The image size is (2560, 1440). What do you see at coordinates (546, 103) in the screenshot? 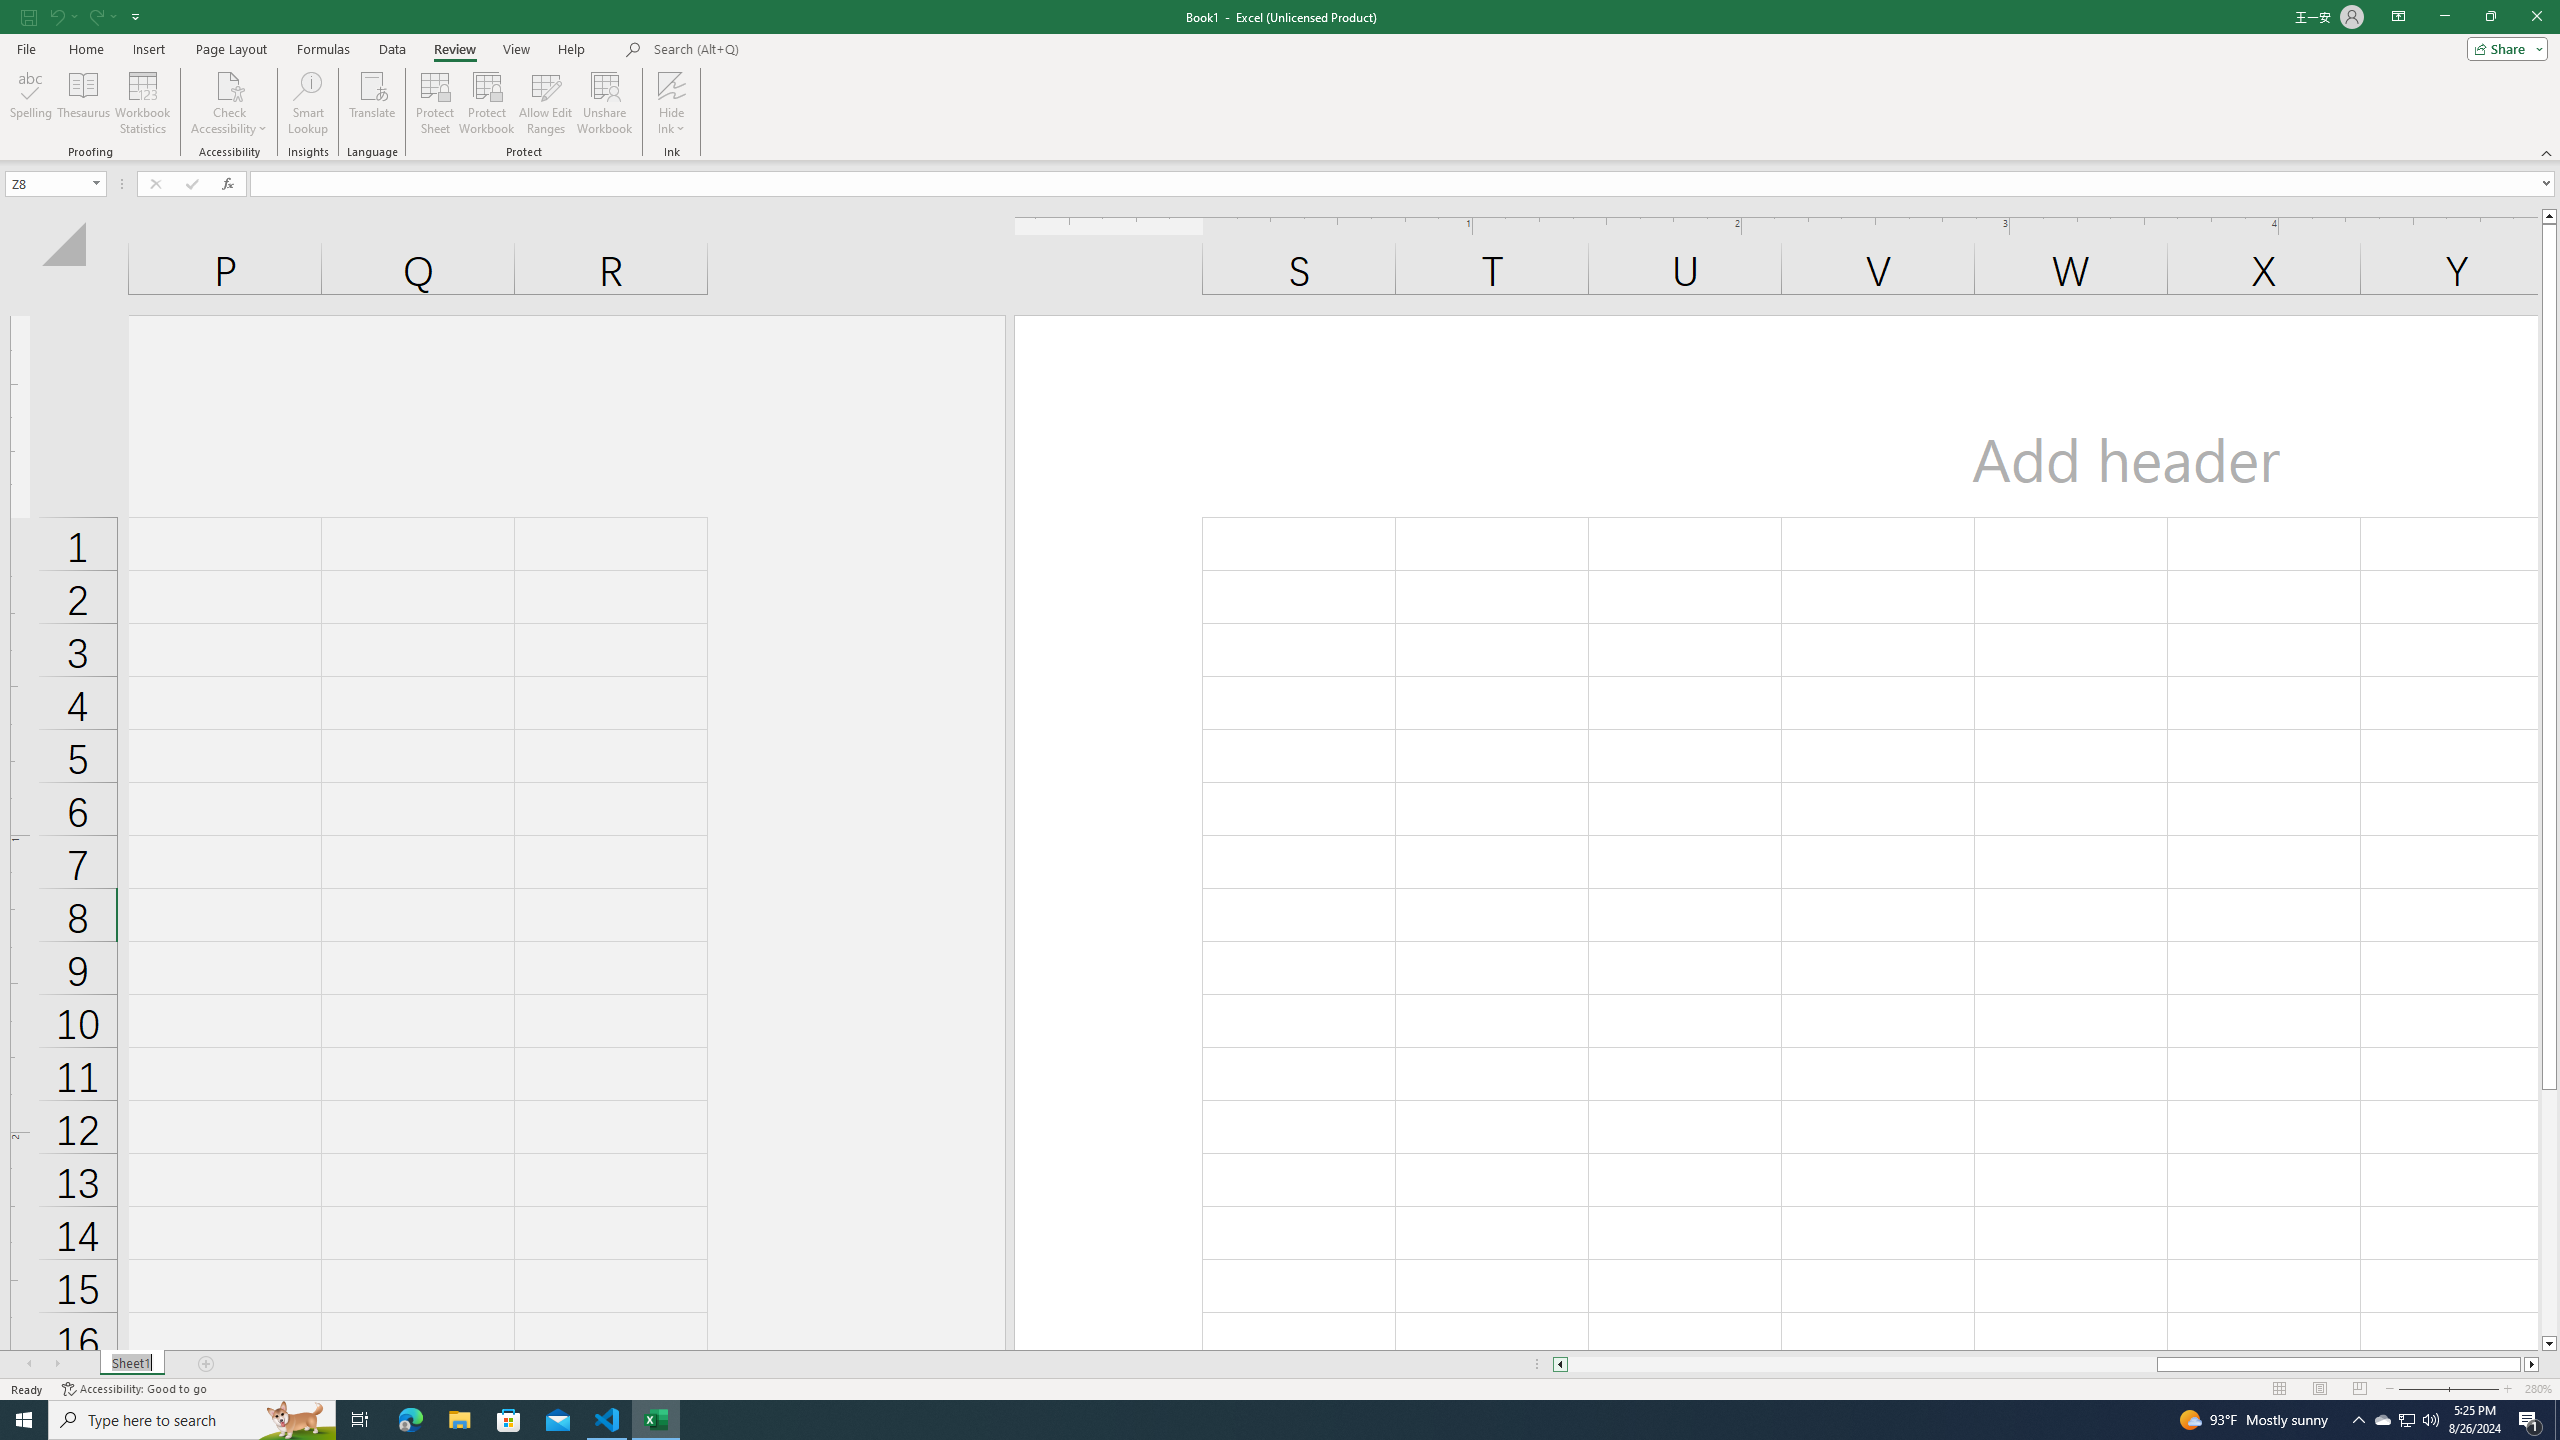
I see `'Allow Edit Ranges'` at bounding box center [546, 103].